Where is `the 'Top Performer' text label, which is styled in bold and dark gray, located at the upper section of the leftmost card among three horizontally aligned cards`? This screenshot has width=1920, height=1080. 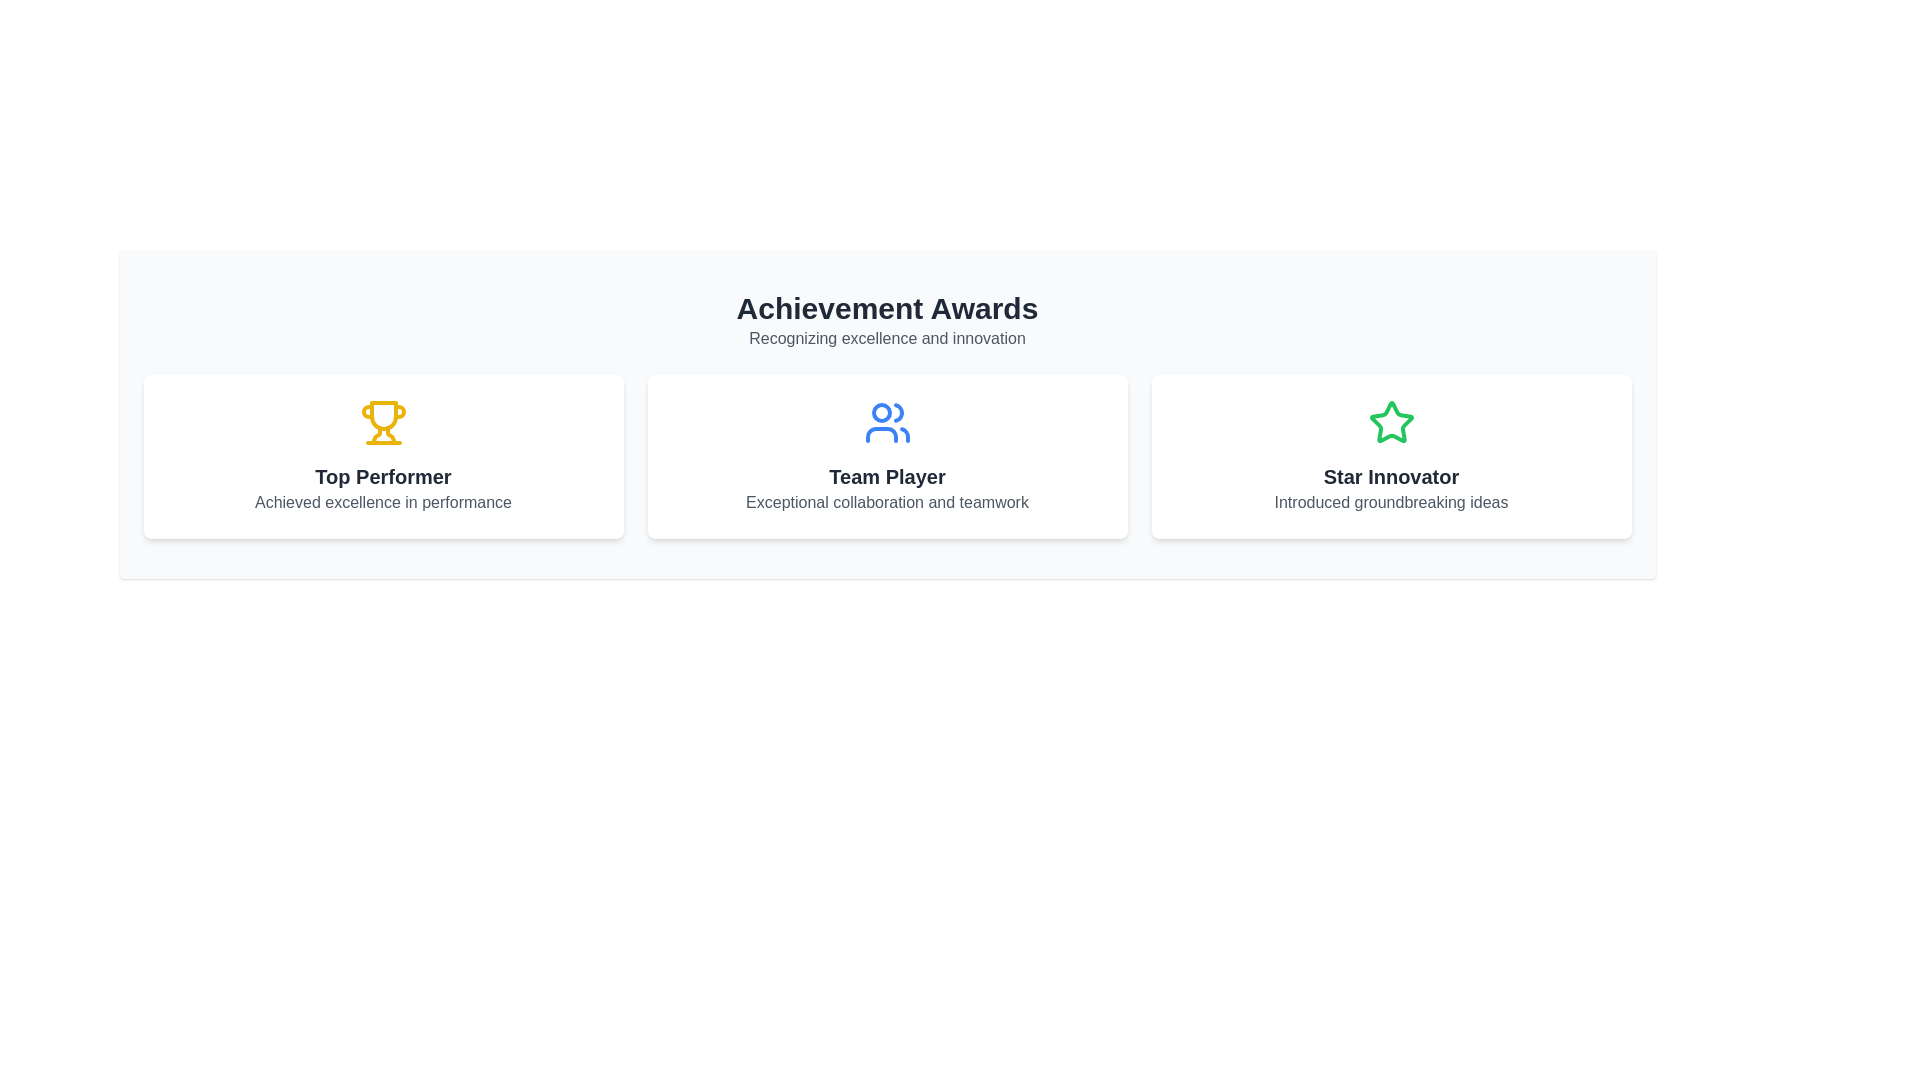
the 'Top Performer' text label, which is styled in bold and dark gray, located at the upper section of the leftmost card among three horizontally aligned cards is located at coordinates (383, 477).